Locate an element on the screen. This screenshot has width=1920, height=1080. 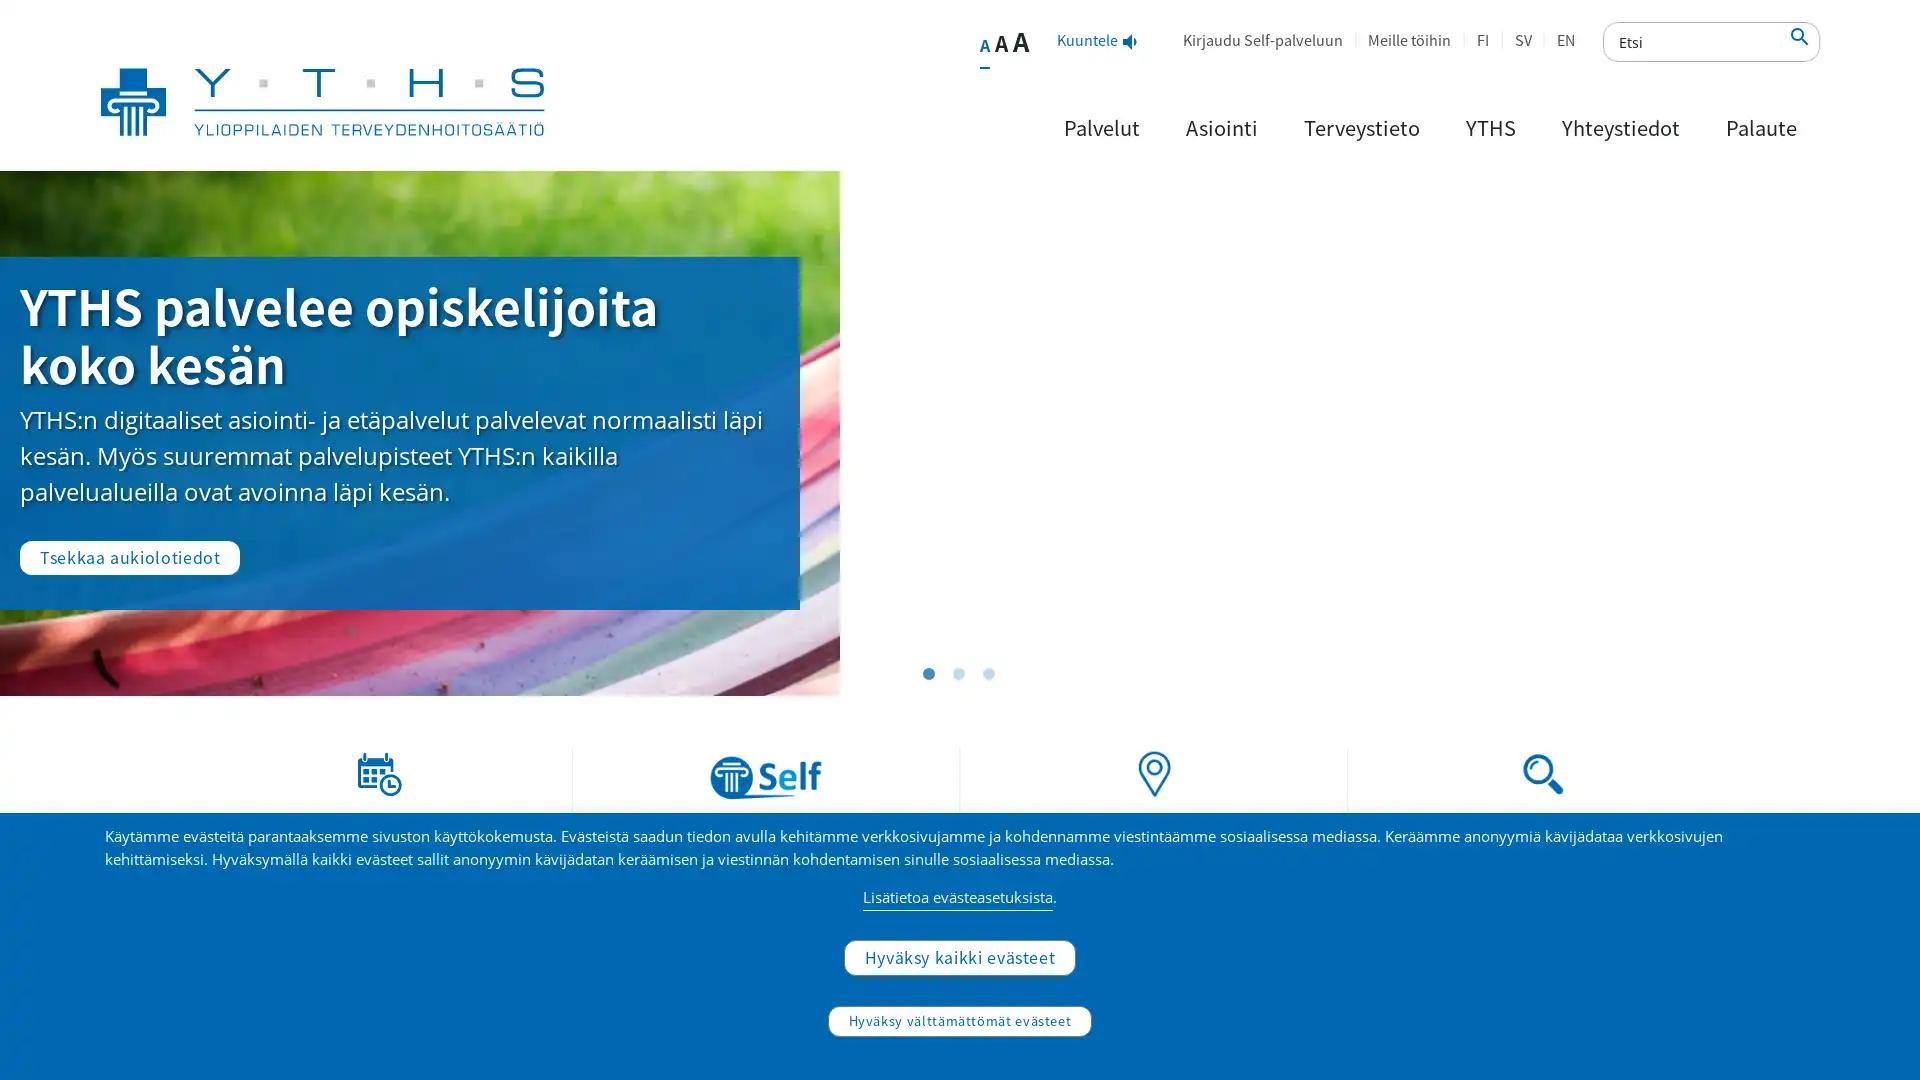
Etsi is located at coordinates (1800, 42).